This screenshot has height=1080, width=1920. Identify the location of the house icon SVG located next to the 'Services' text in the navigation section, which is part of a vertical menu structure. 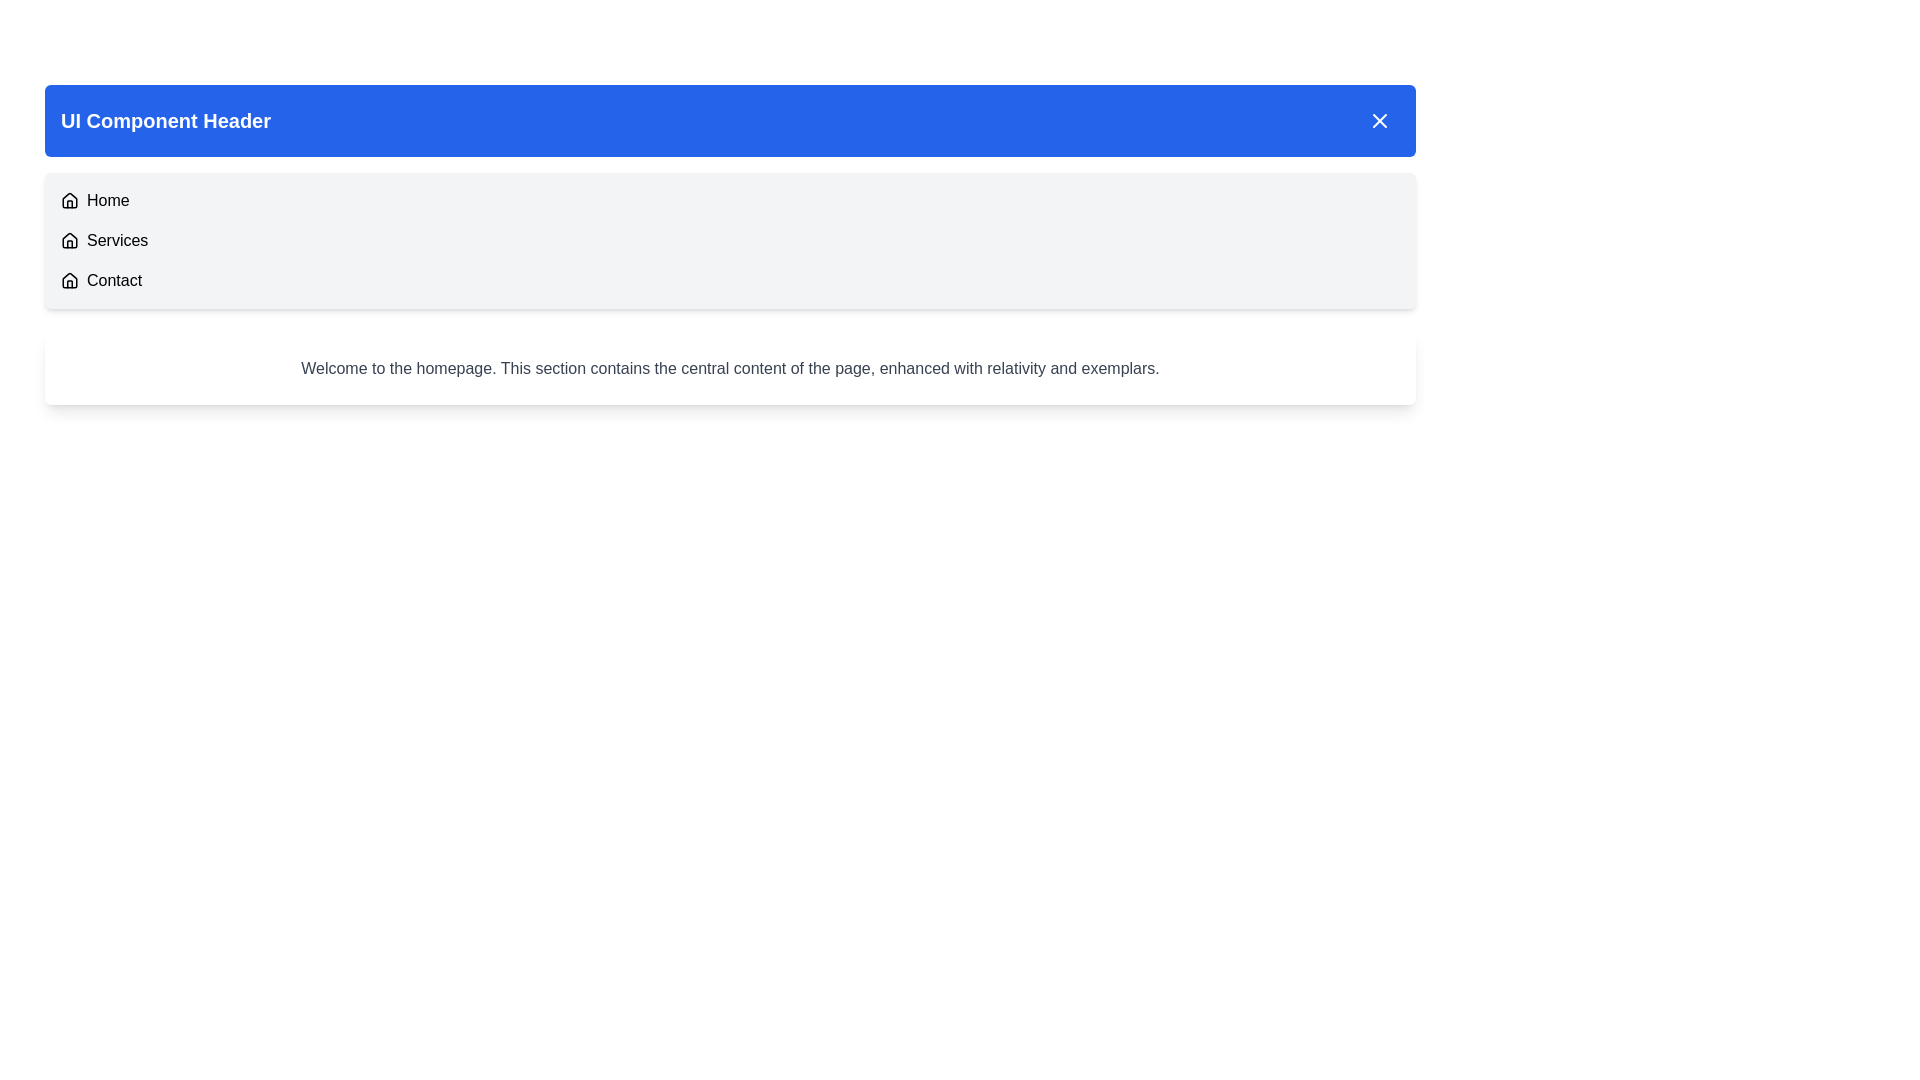
(70, 239).